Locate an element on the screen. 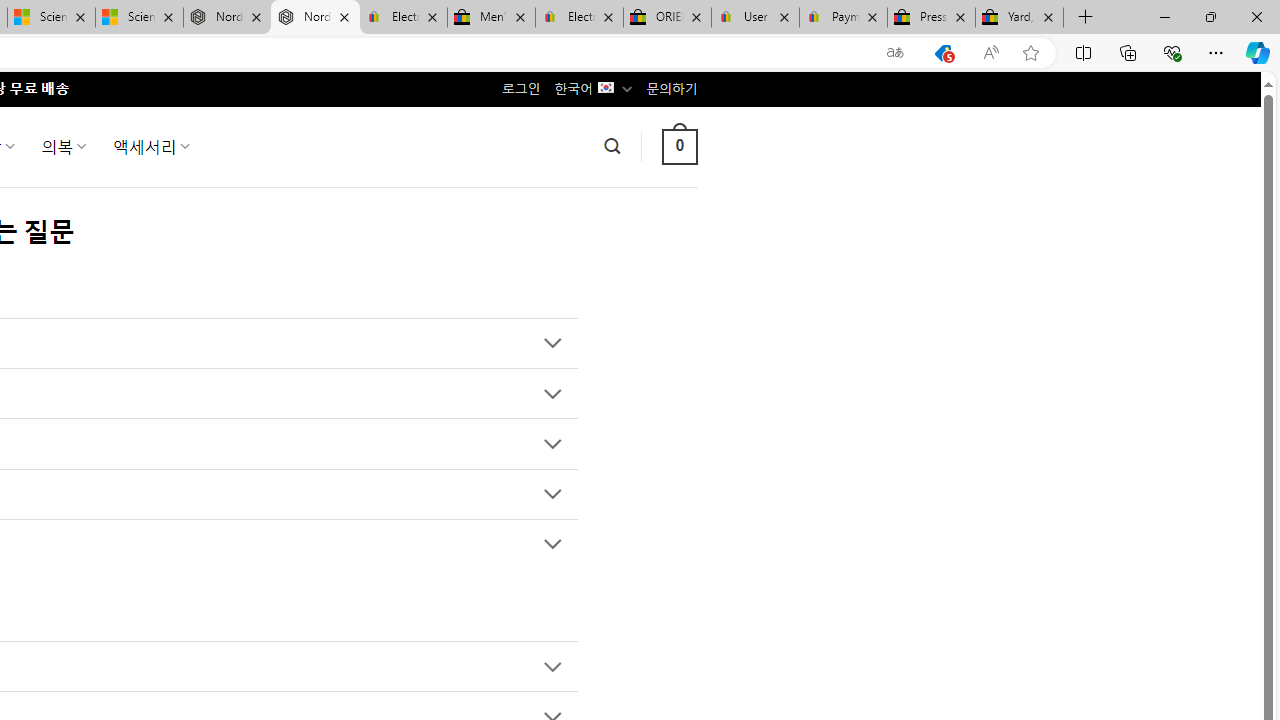 This screenshot has width=1280, height=720. 'Nordace - FAQ' is located at coordinates (314, 17).